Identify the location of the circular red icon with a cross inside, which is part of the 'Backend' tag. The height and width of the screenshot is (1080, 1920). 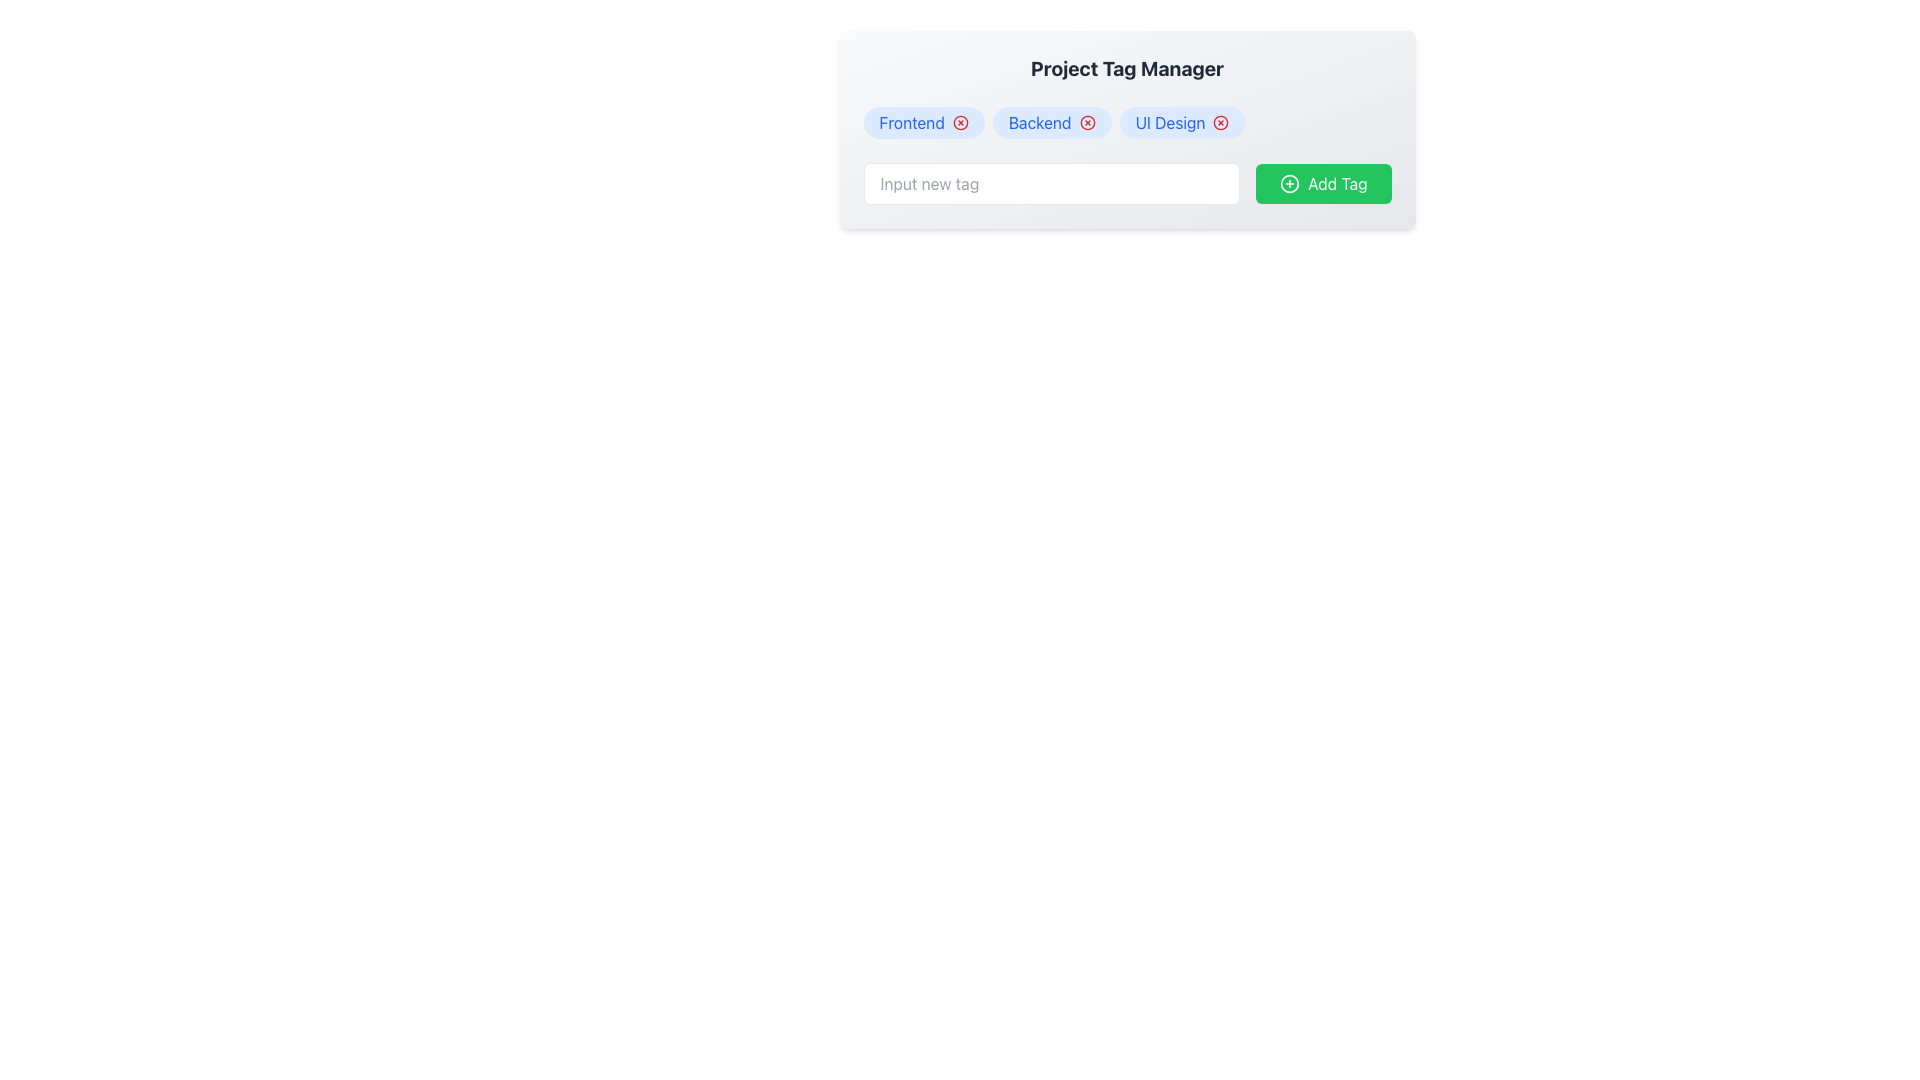
(1086, 123).